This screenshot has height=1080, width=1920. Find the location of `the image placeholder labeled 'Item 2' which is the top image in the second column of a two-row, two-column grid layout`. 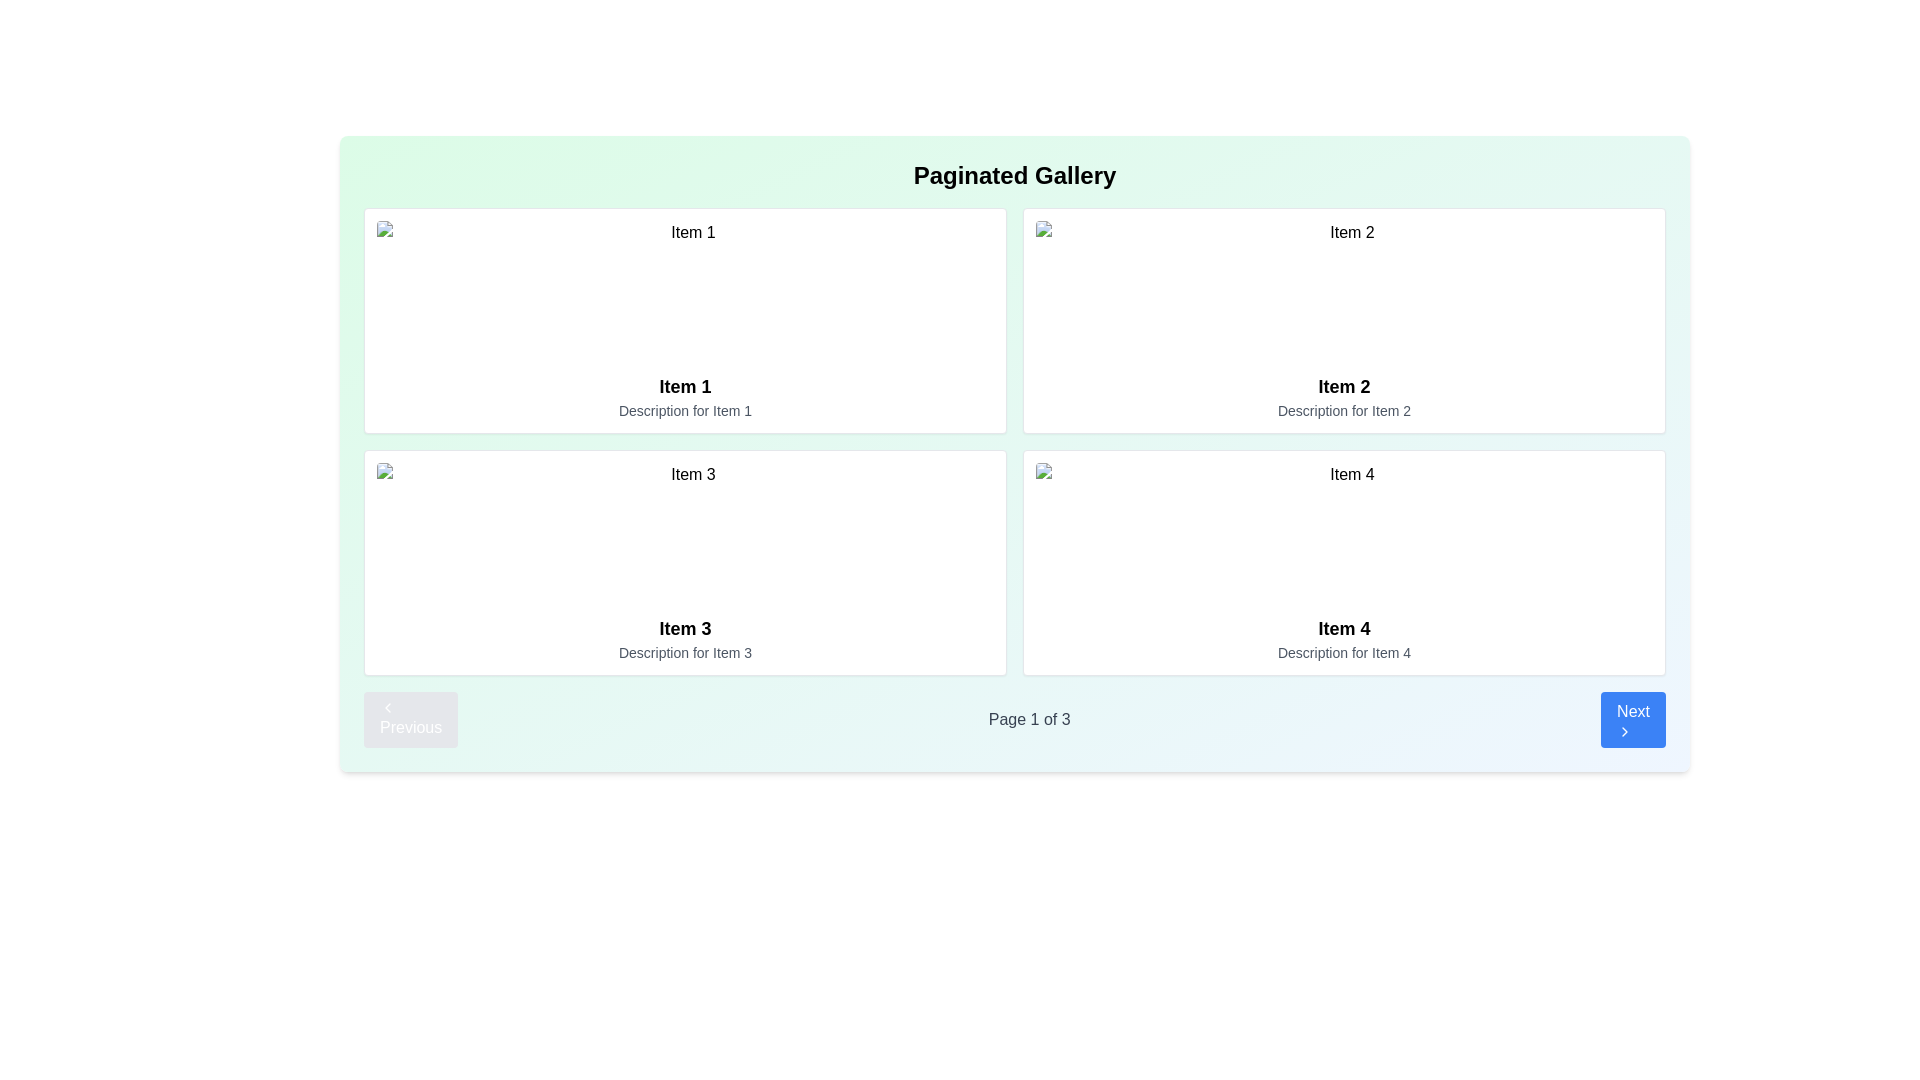

the image placeholder labeled 'Item 2' which is the top image in the second column of a two-row, two-column grid layout is located at coordinates (1344, 293).